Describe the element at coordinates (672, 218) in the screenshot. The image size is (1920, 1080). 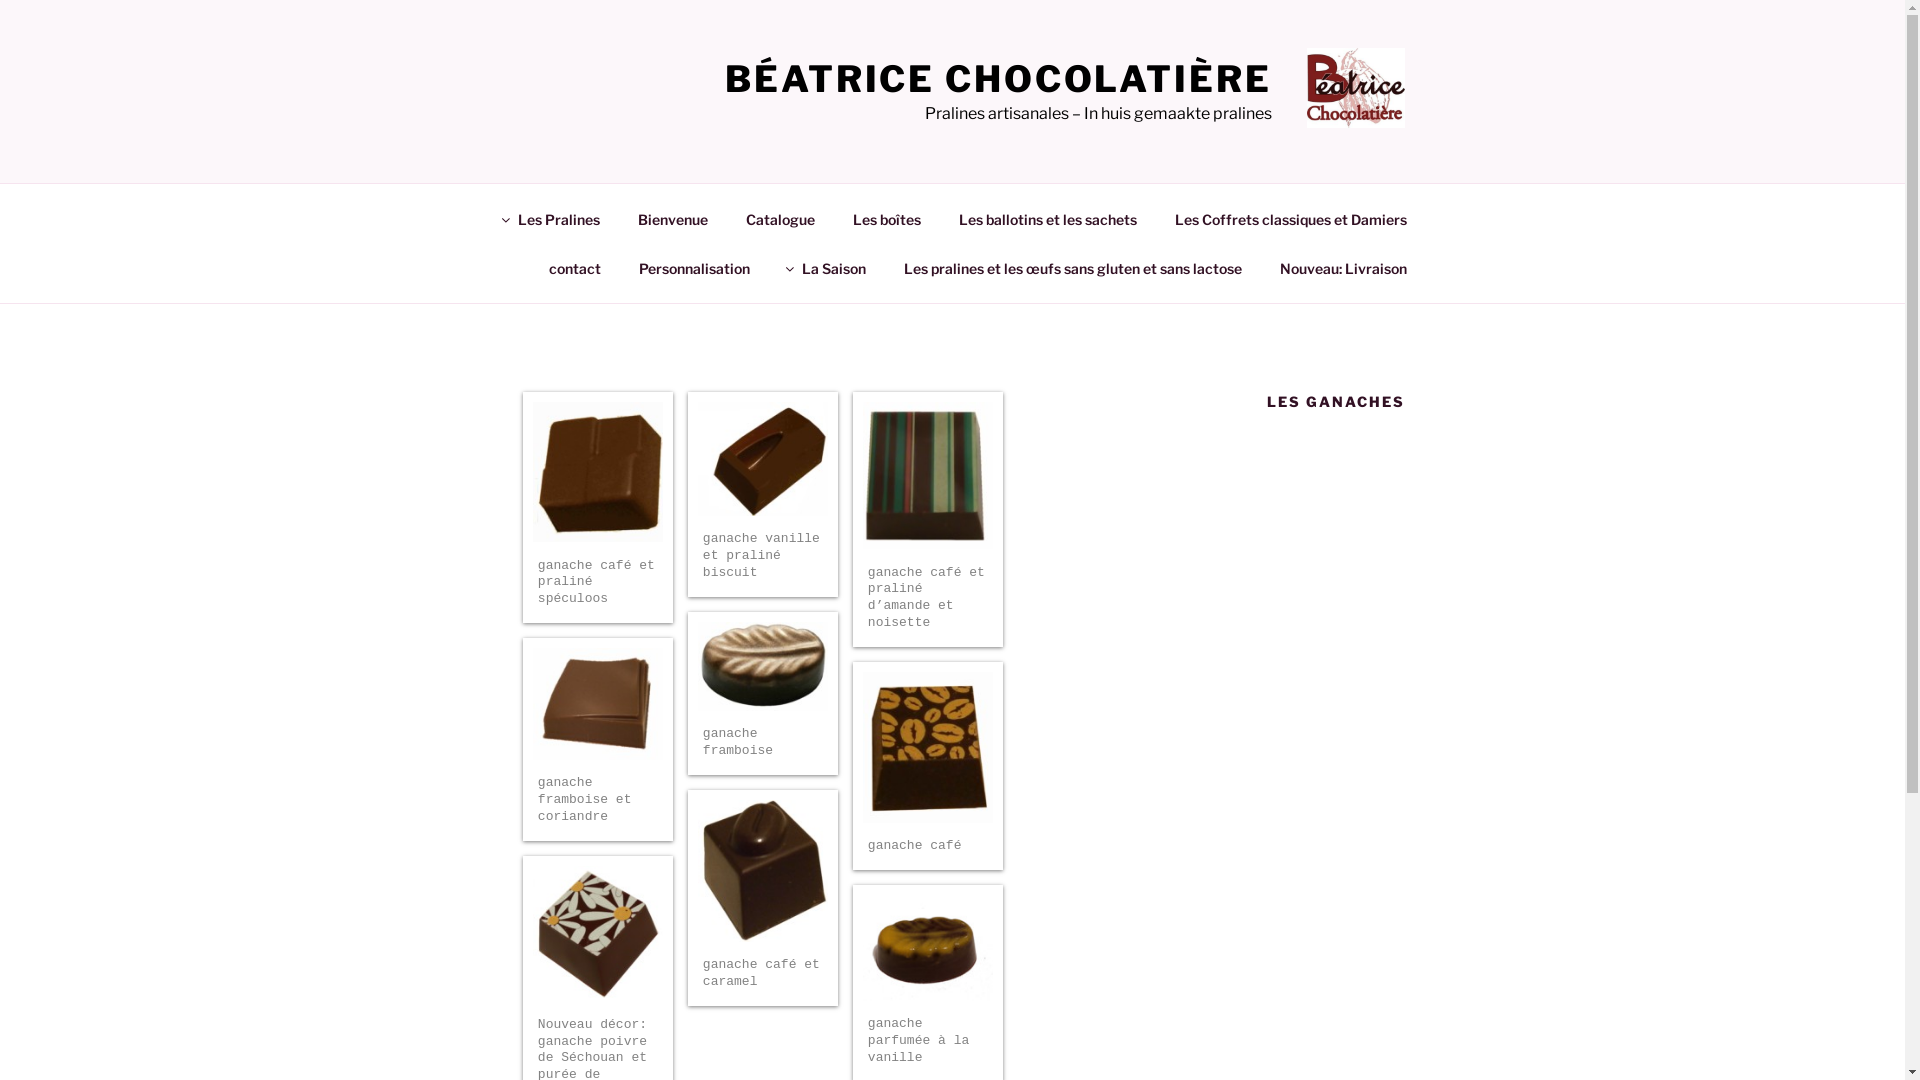
I see `'Bienvenue'` at that location.